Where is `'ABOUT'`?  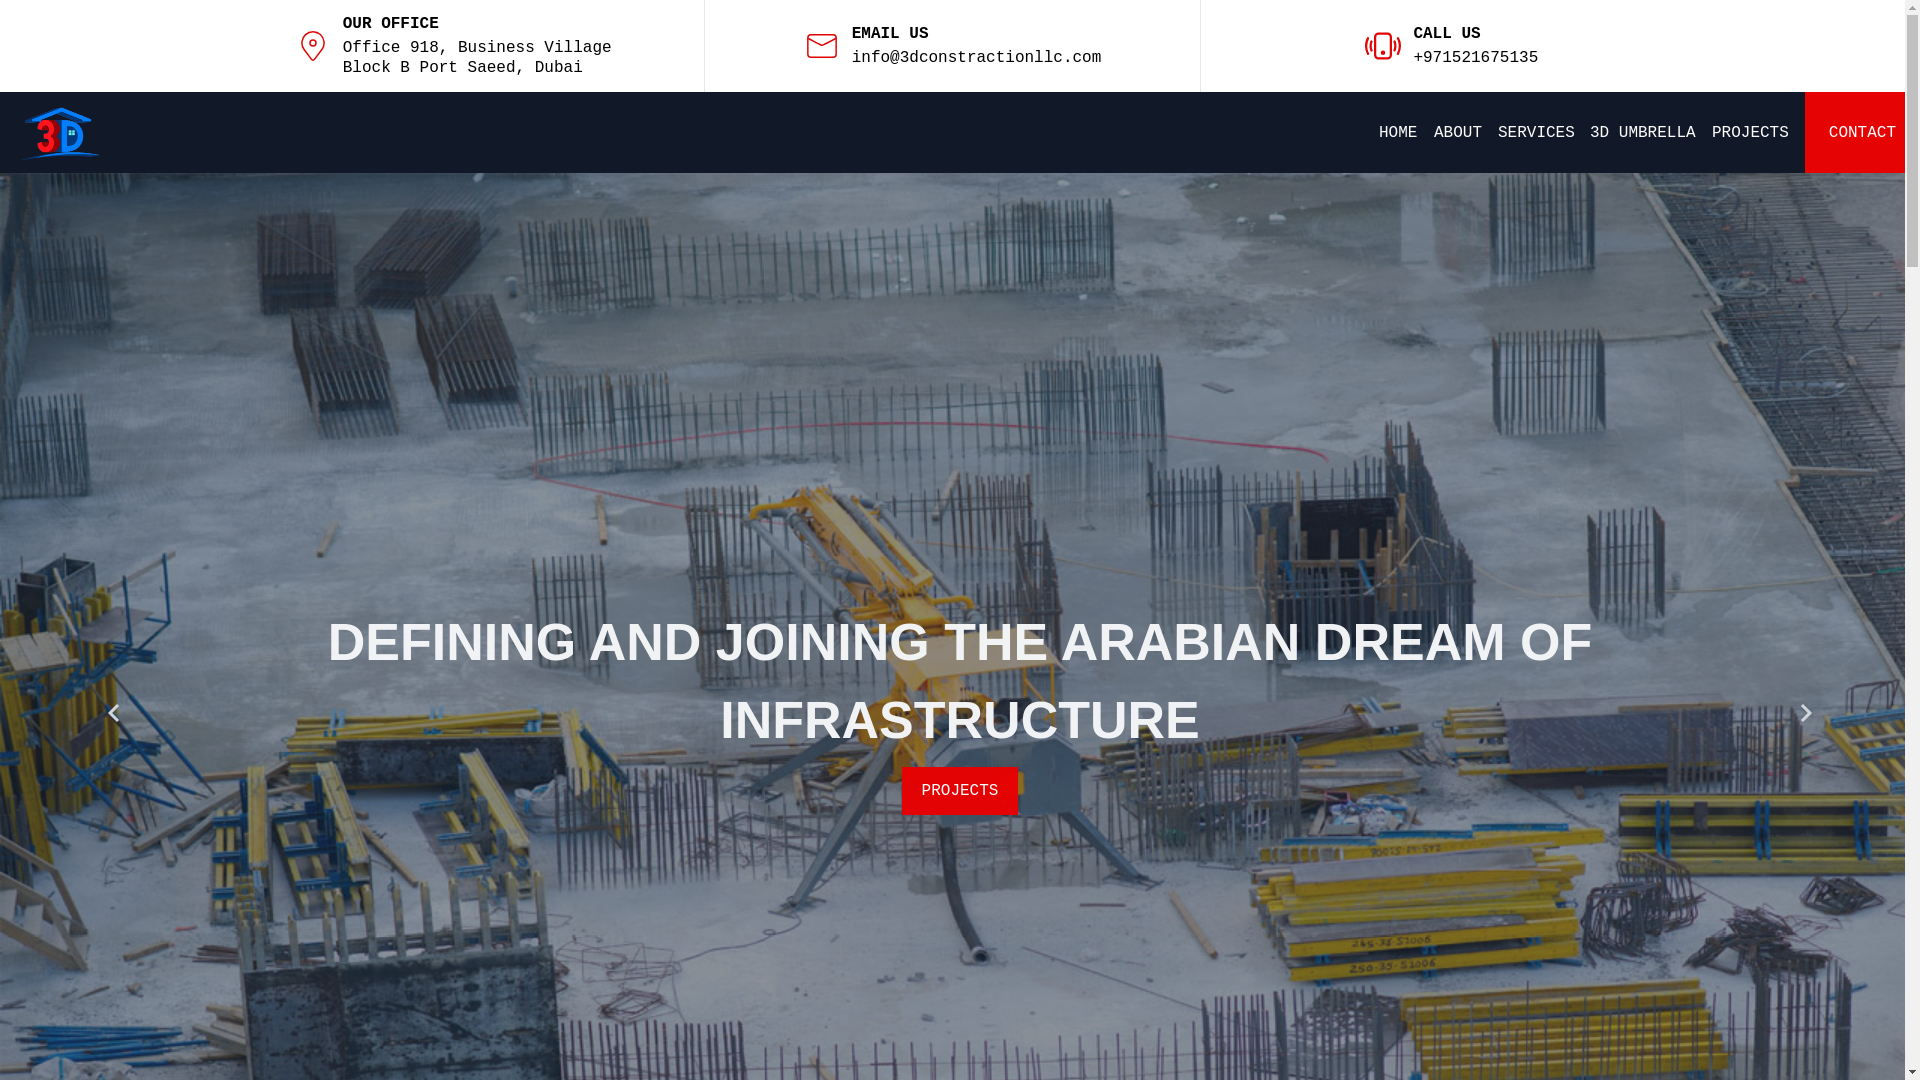 'ABOUT' is located at coordinates (1433, 132).